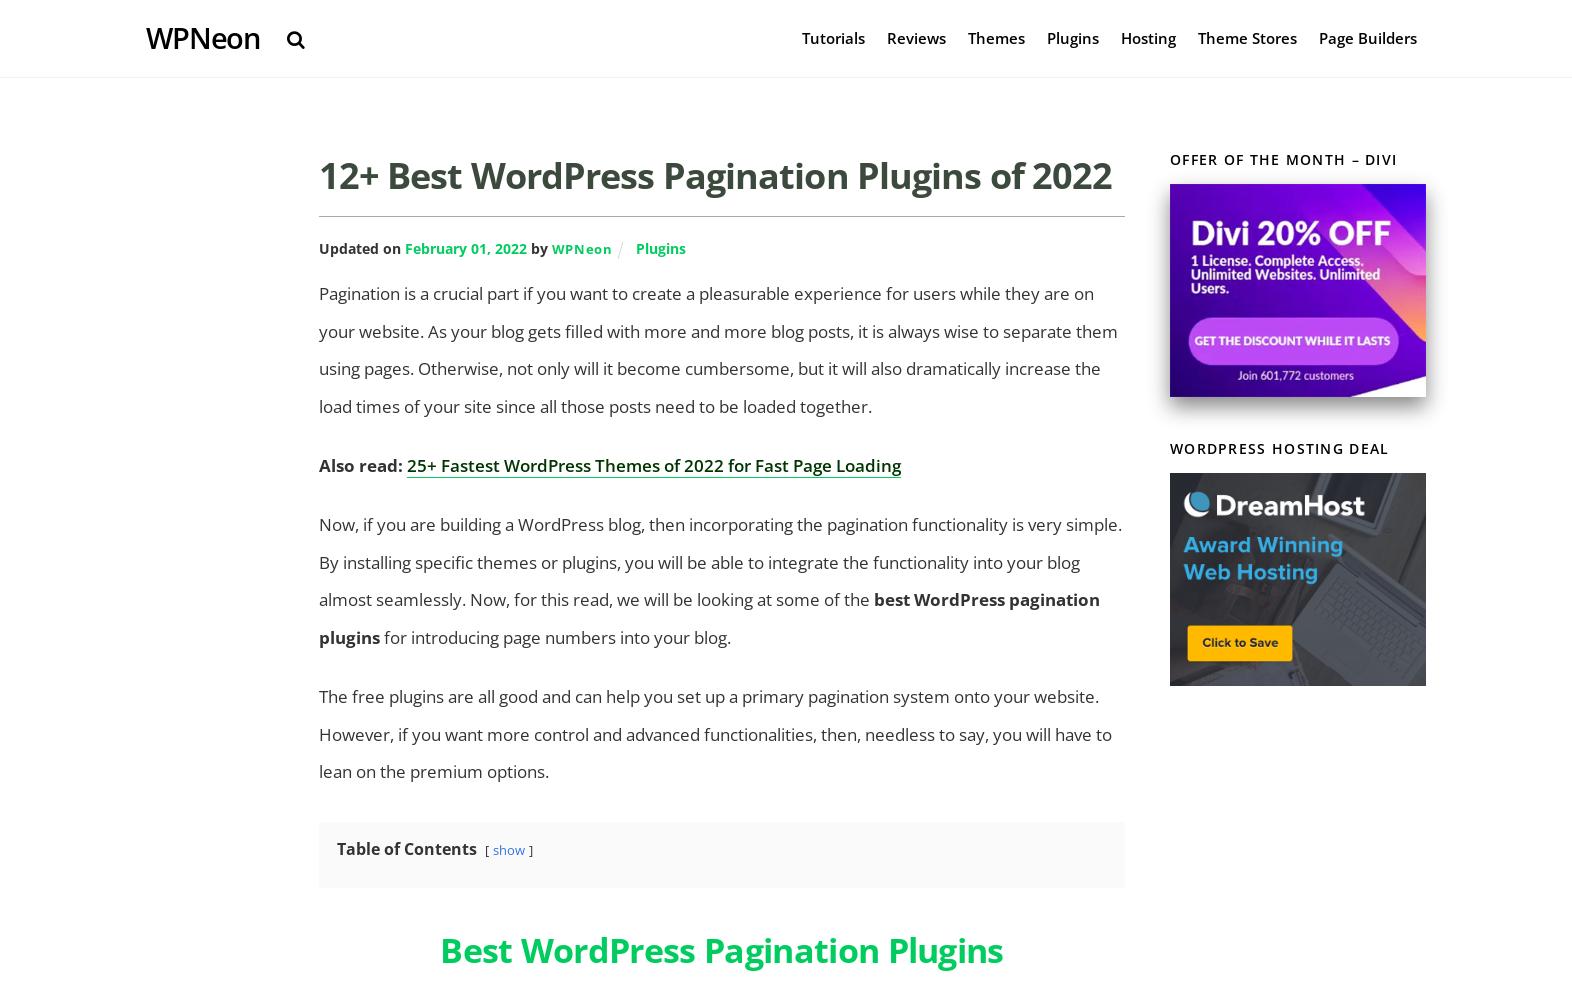 Image resolution: width=1572 pixels, height=1000 pixels. I want to click on 'Hosting', so click(1148, 38).